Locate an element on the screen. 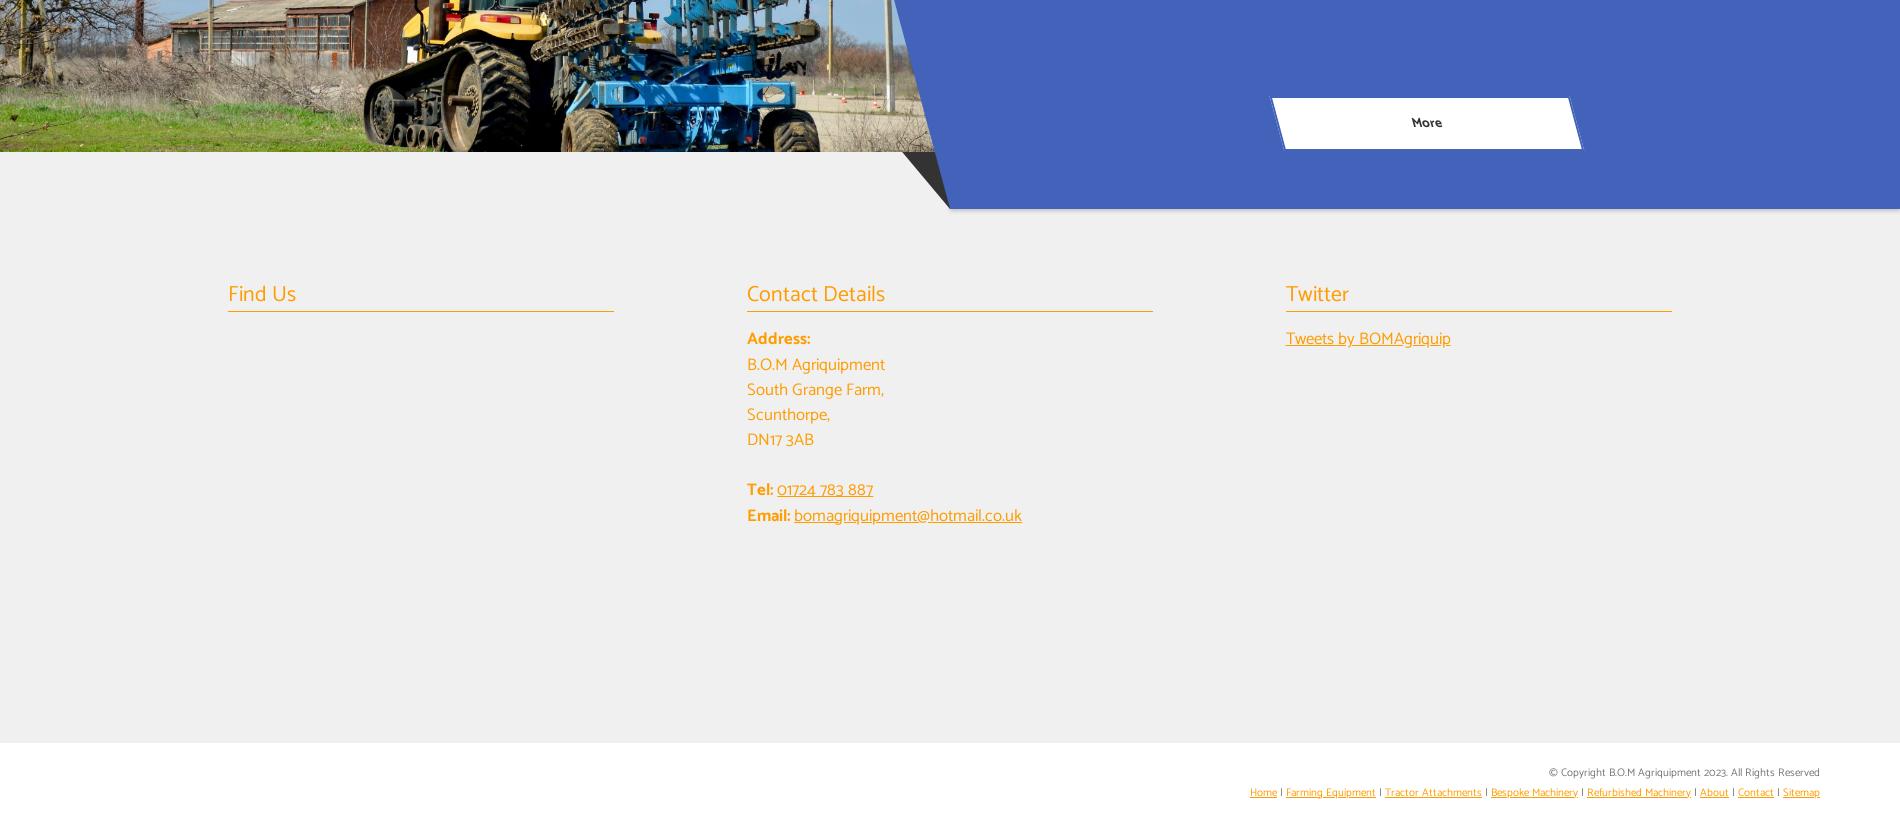  'B.O.M Agriquipment' is located at coordinates (815, 364).